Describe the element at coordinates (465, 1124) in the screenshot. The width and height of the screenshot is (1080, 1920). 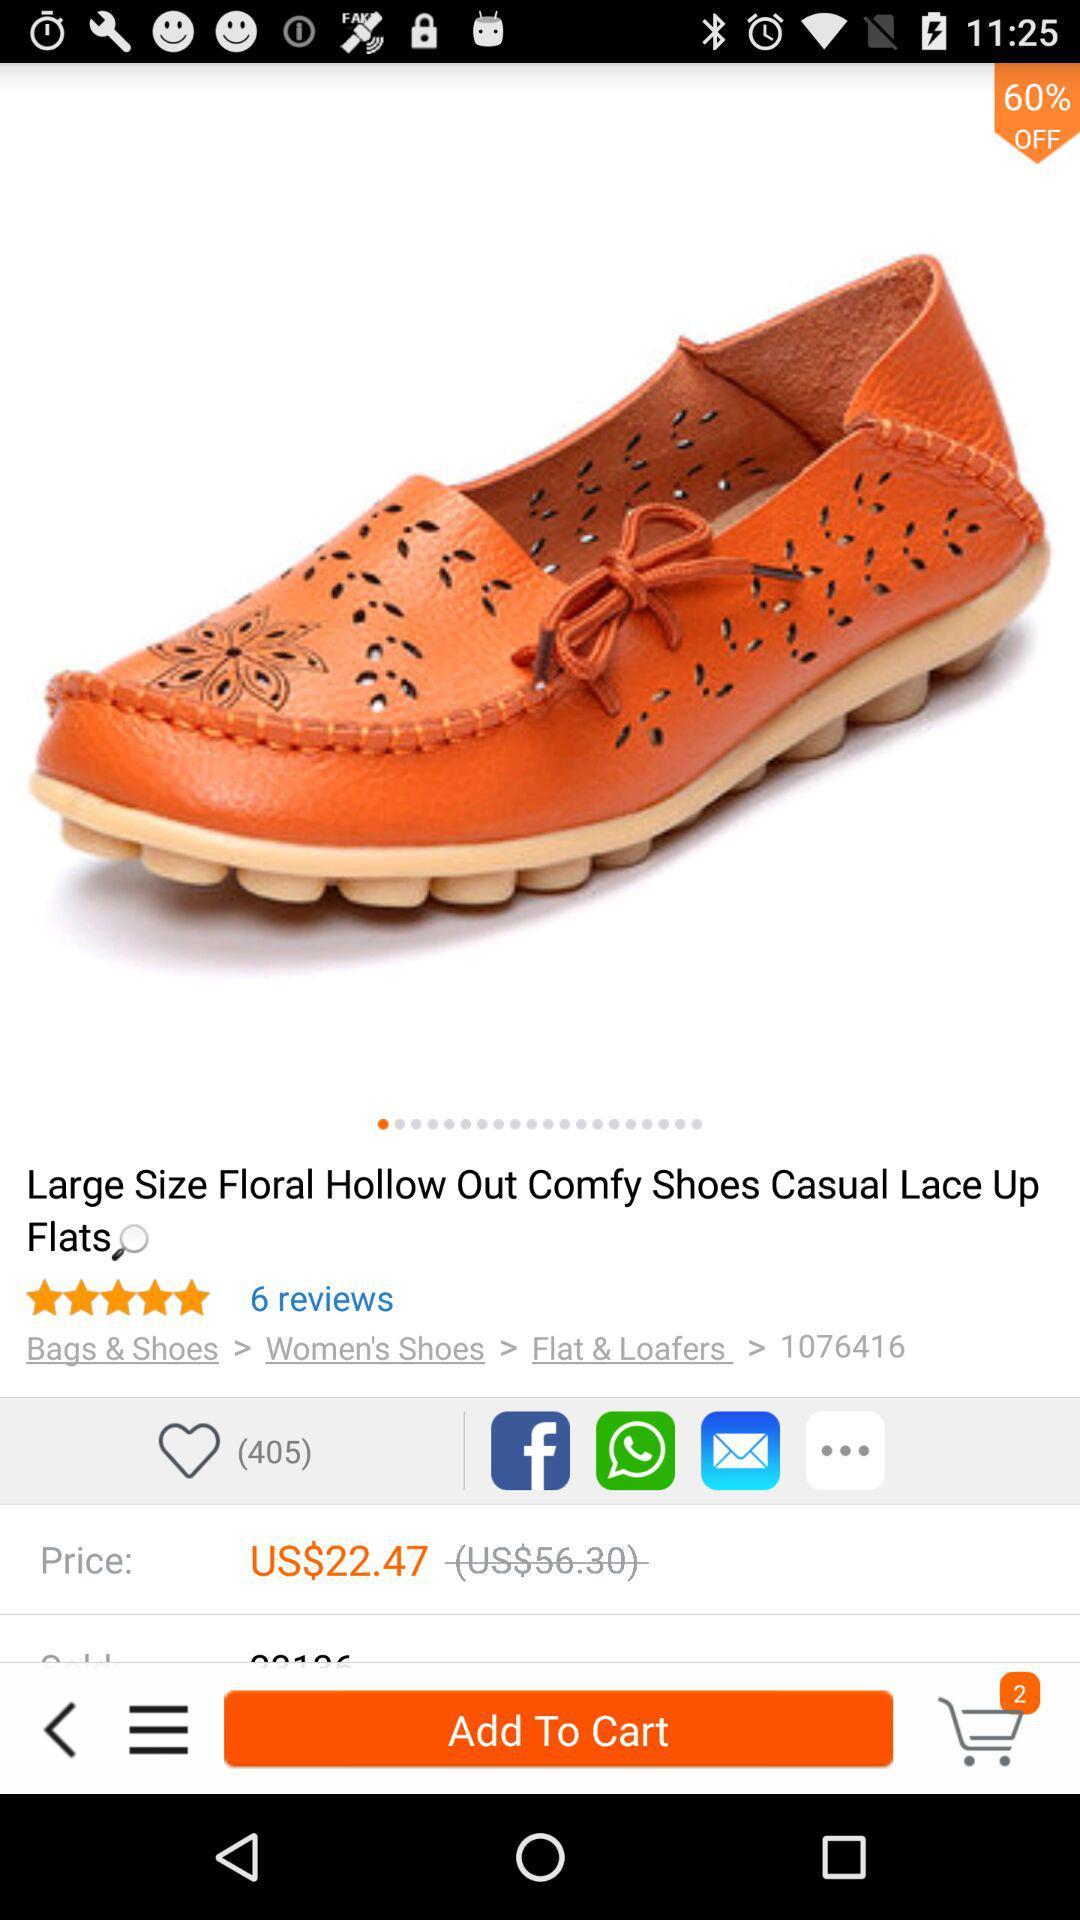
I see `next item` at that location.